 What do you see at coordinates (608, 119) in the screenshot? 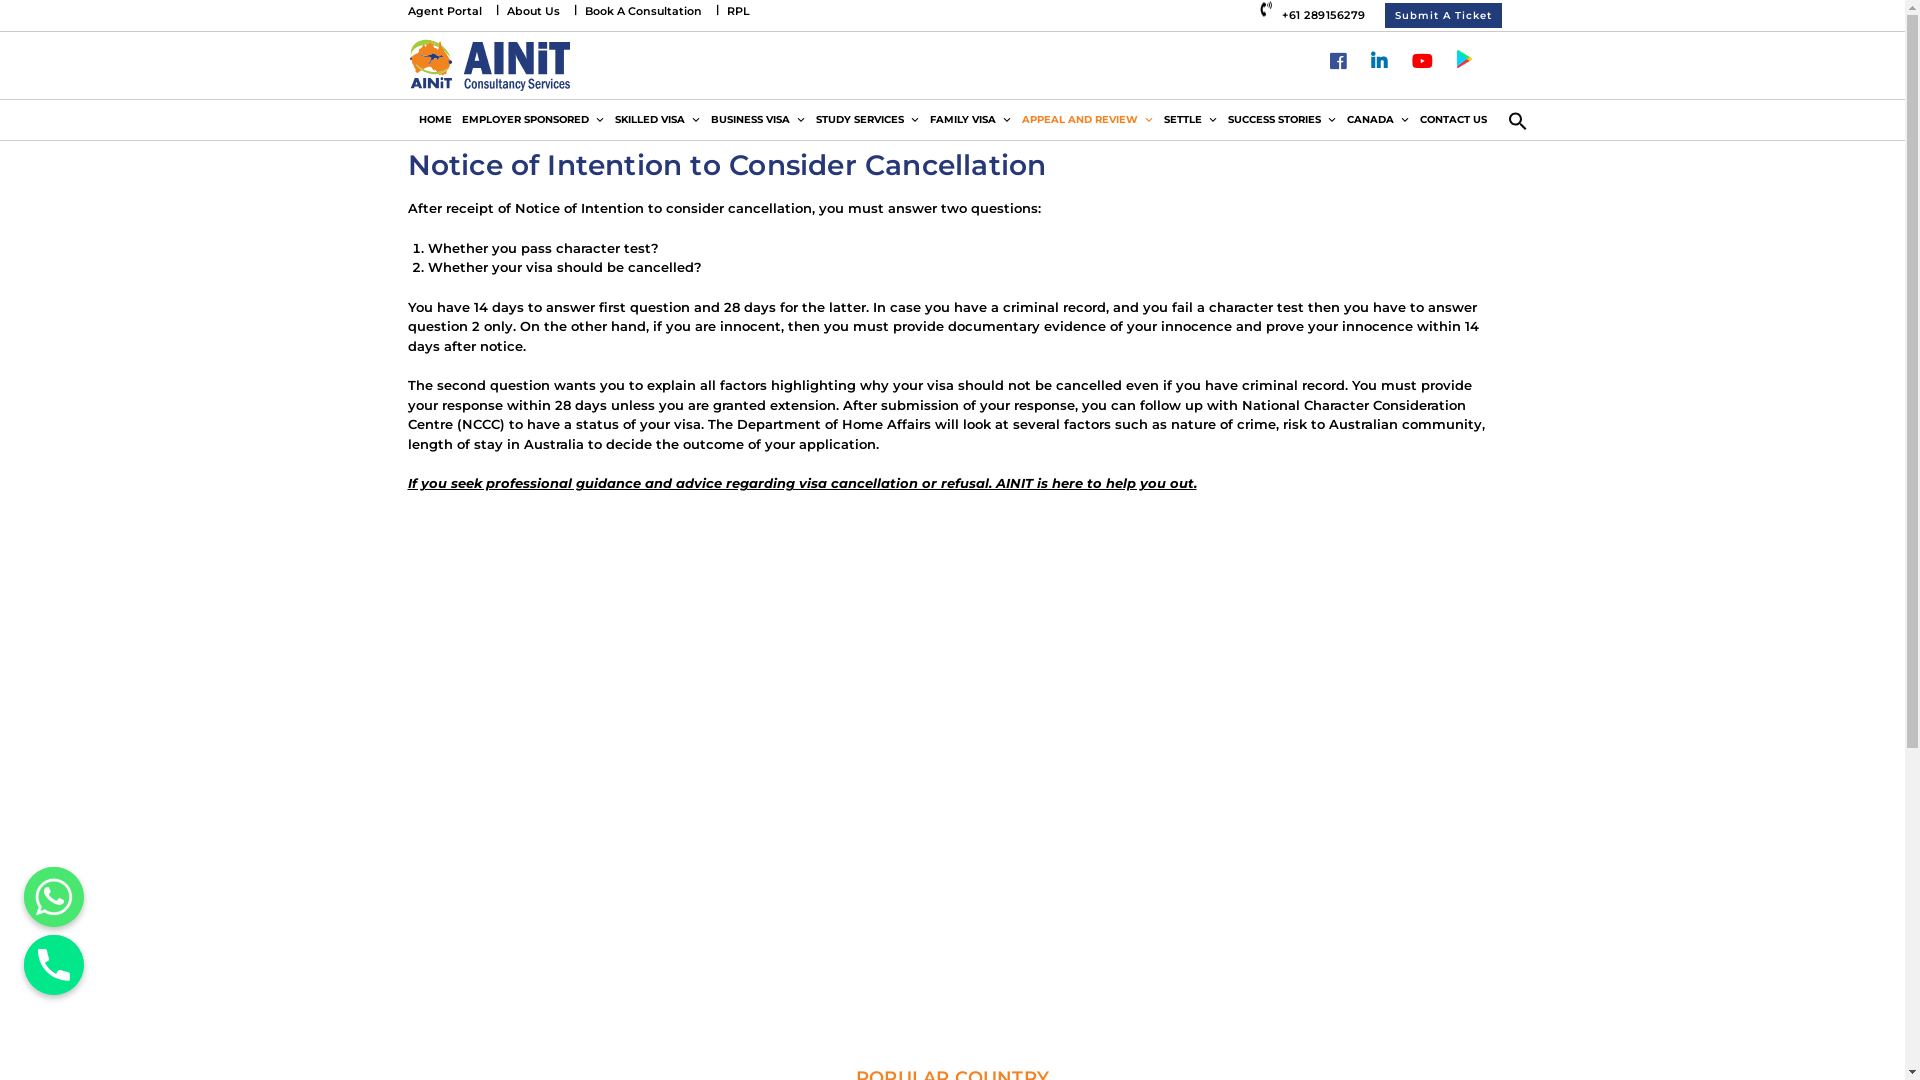
I see `'SKILLED VISA'` at bounding box center [608, 119].